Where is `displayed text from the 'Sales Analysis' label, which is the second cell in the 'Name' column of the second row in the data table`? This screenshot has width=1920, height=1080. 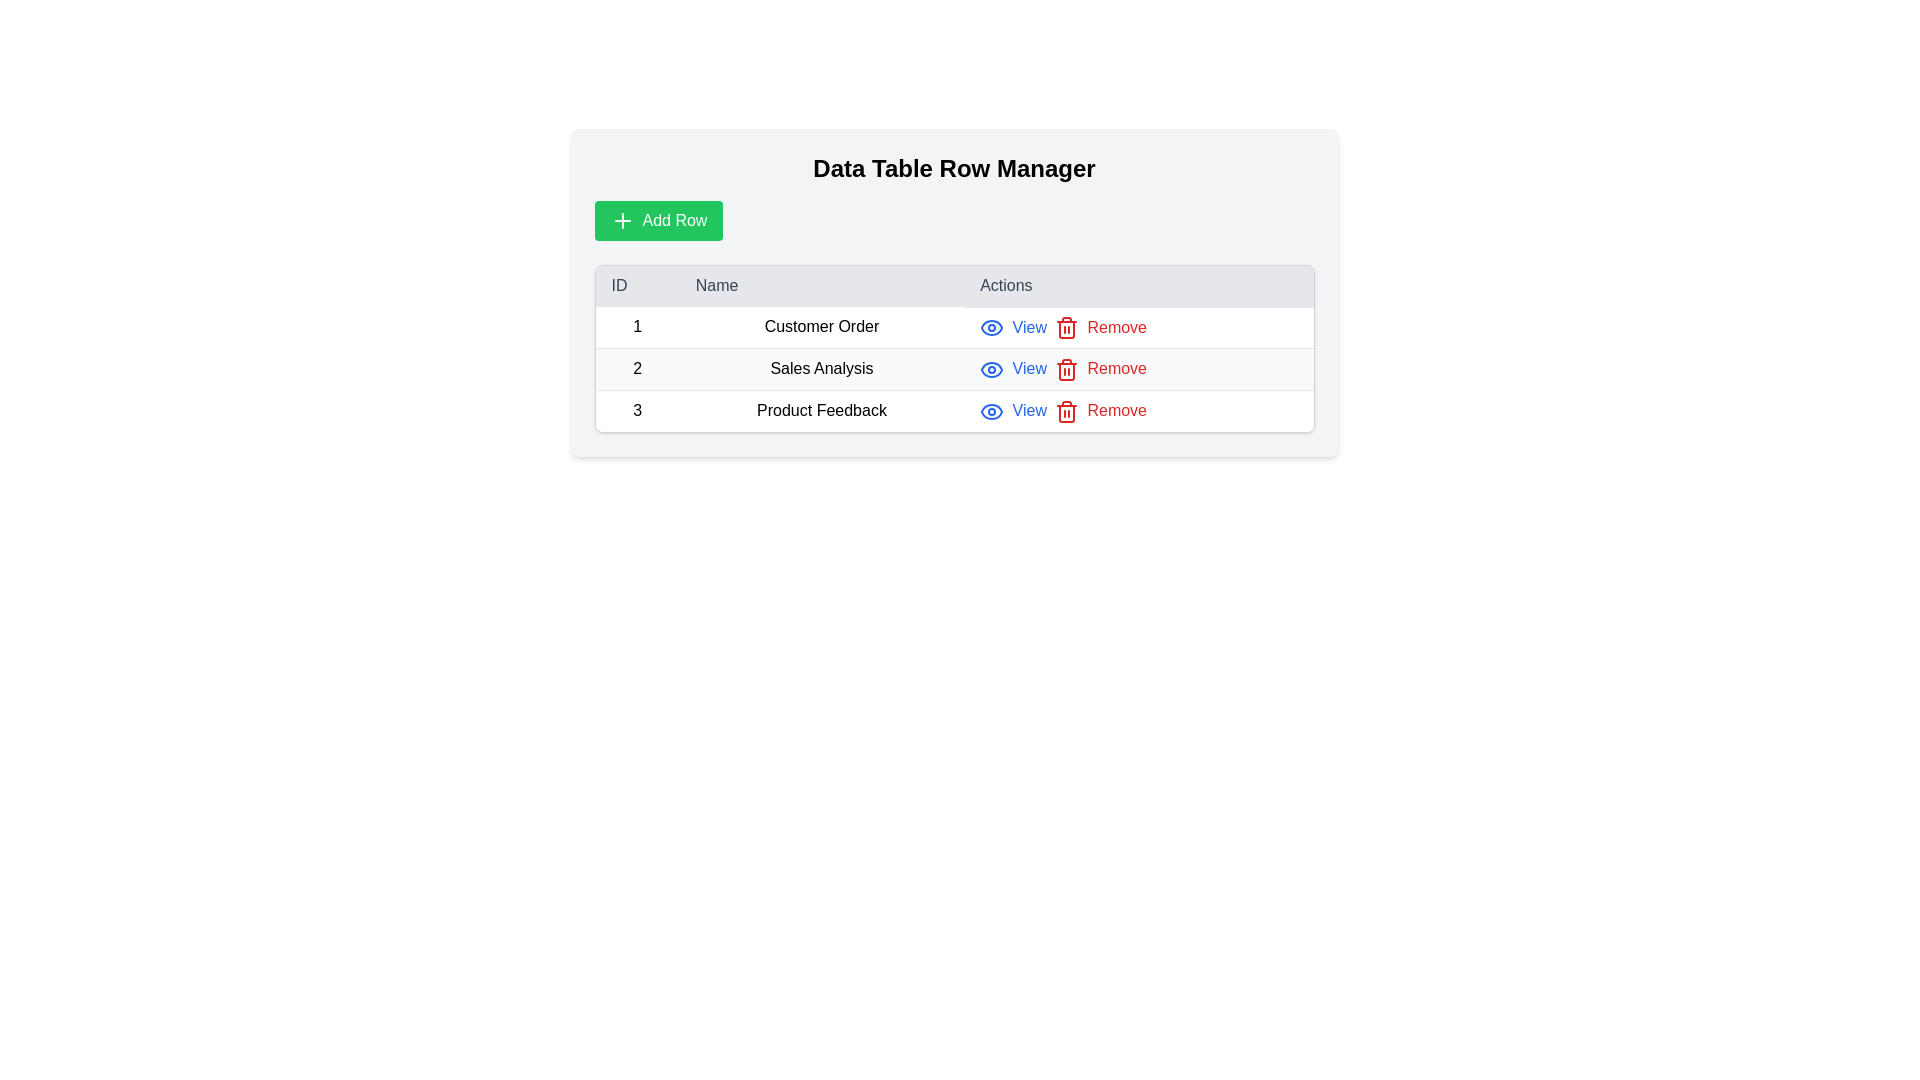
displayed text from the 'Sales Analysis' label, which is the second cell in the 'Name' column of the second row in the data table is located at coordinates (821, 369).